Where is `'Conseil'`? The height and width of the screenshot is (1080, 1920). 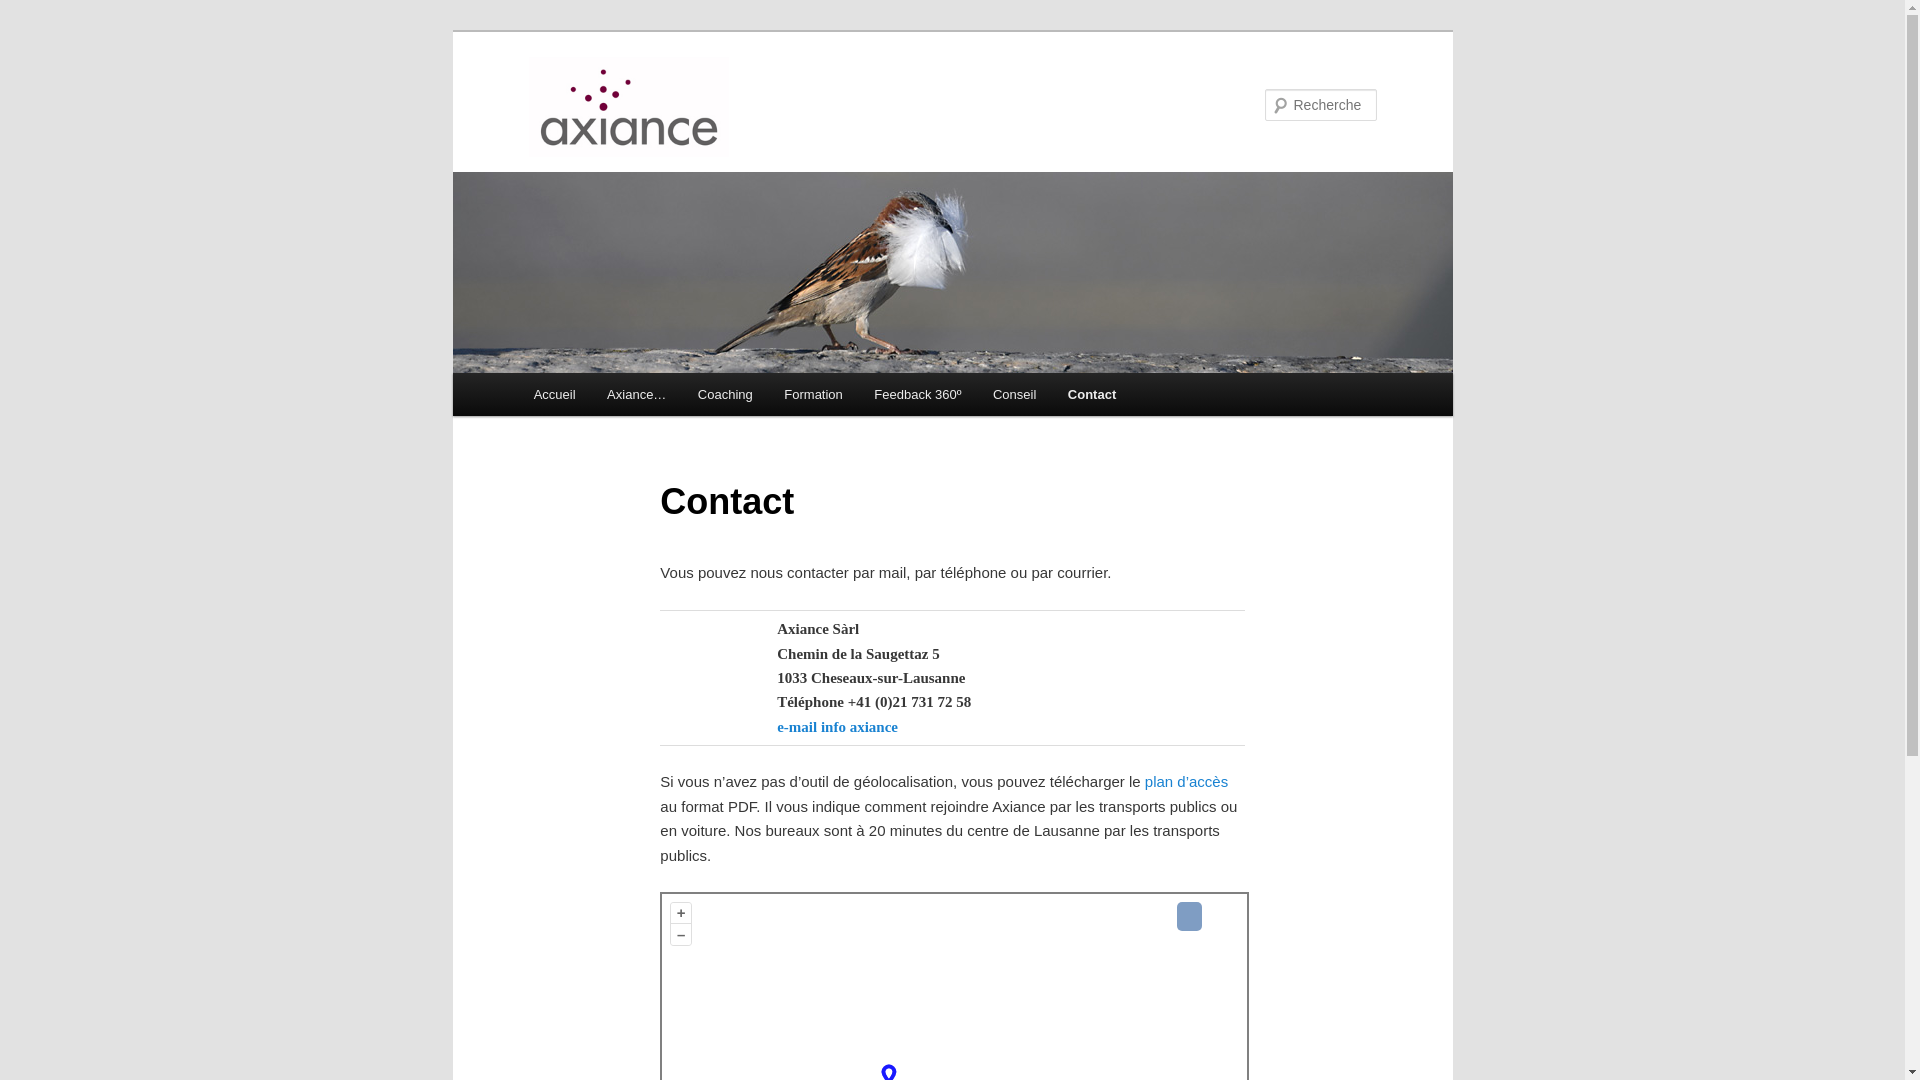
'Conseil' is located at coordinates (1014, 394).